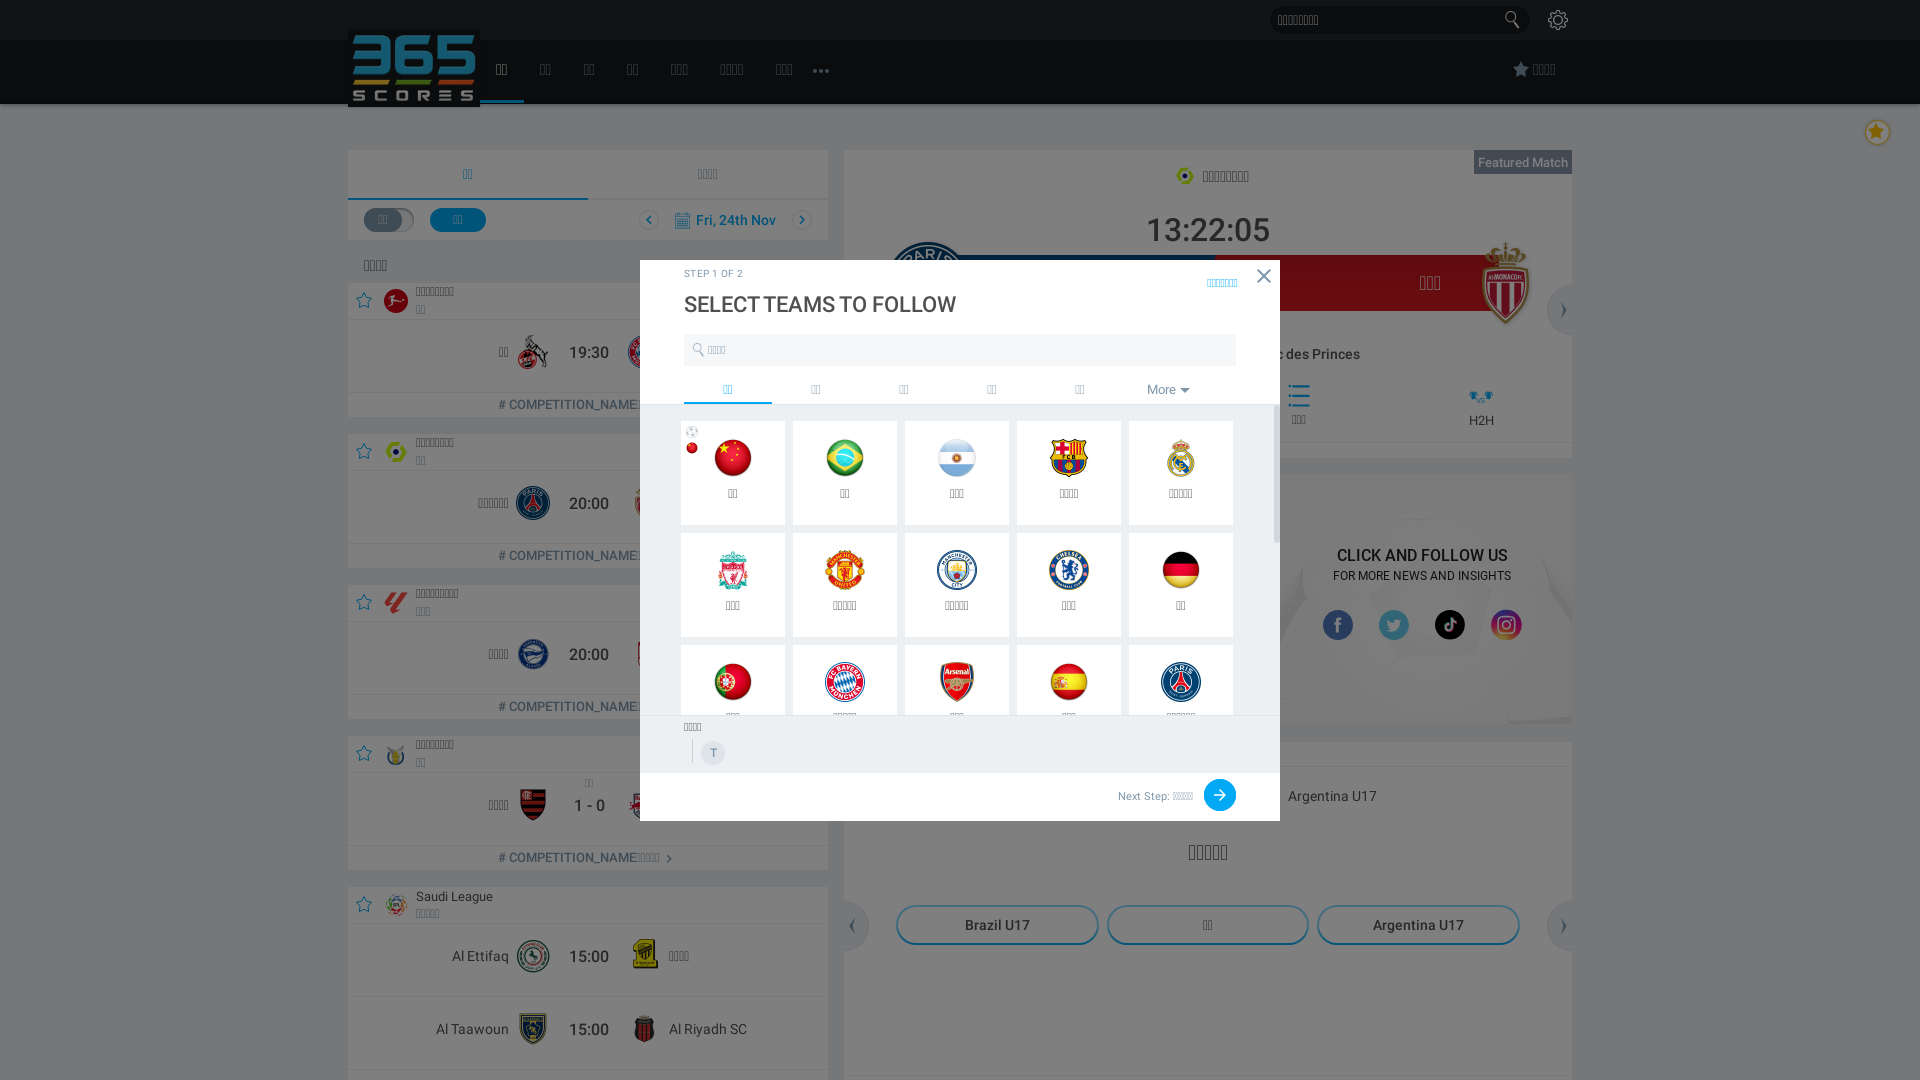 This screenshot has height=1080, width=1920. What do you see at coordinates (1477, 405) in the screenshot?
I see `'H2H'` at bounding box center [1477, 405].